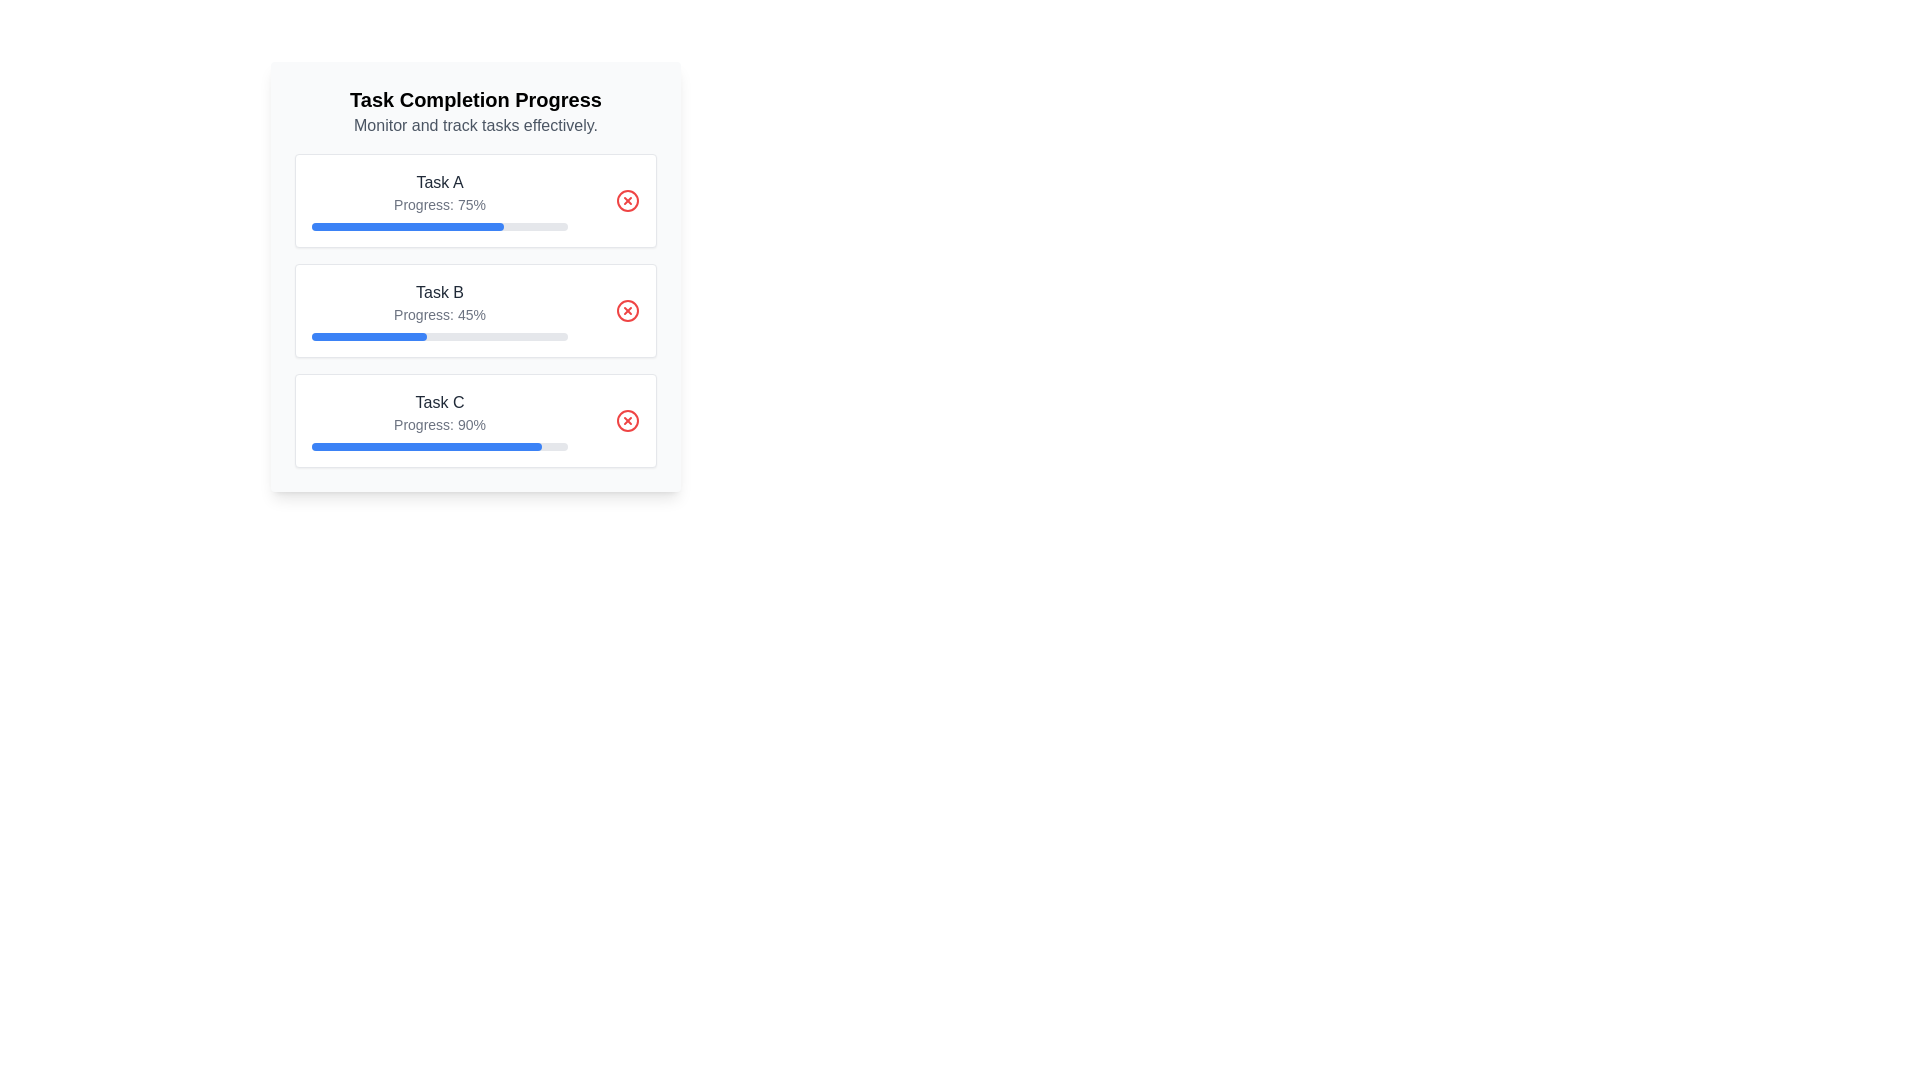  What do you see at coordinates (369, 335) in the screenshot?
I see `the progress bar that visually represents the progress of Task B, which is currently 45% complete` at bounding box center [369, 335].